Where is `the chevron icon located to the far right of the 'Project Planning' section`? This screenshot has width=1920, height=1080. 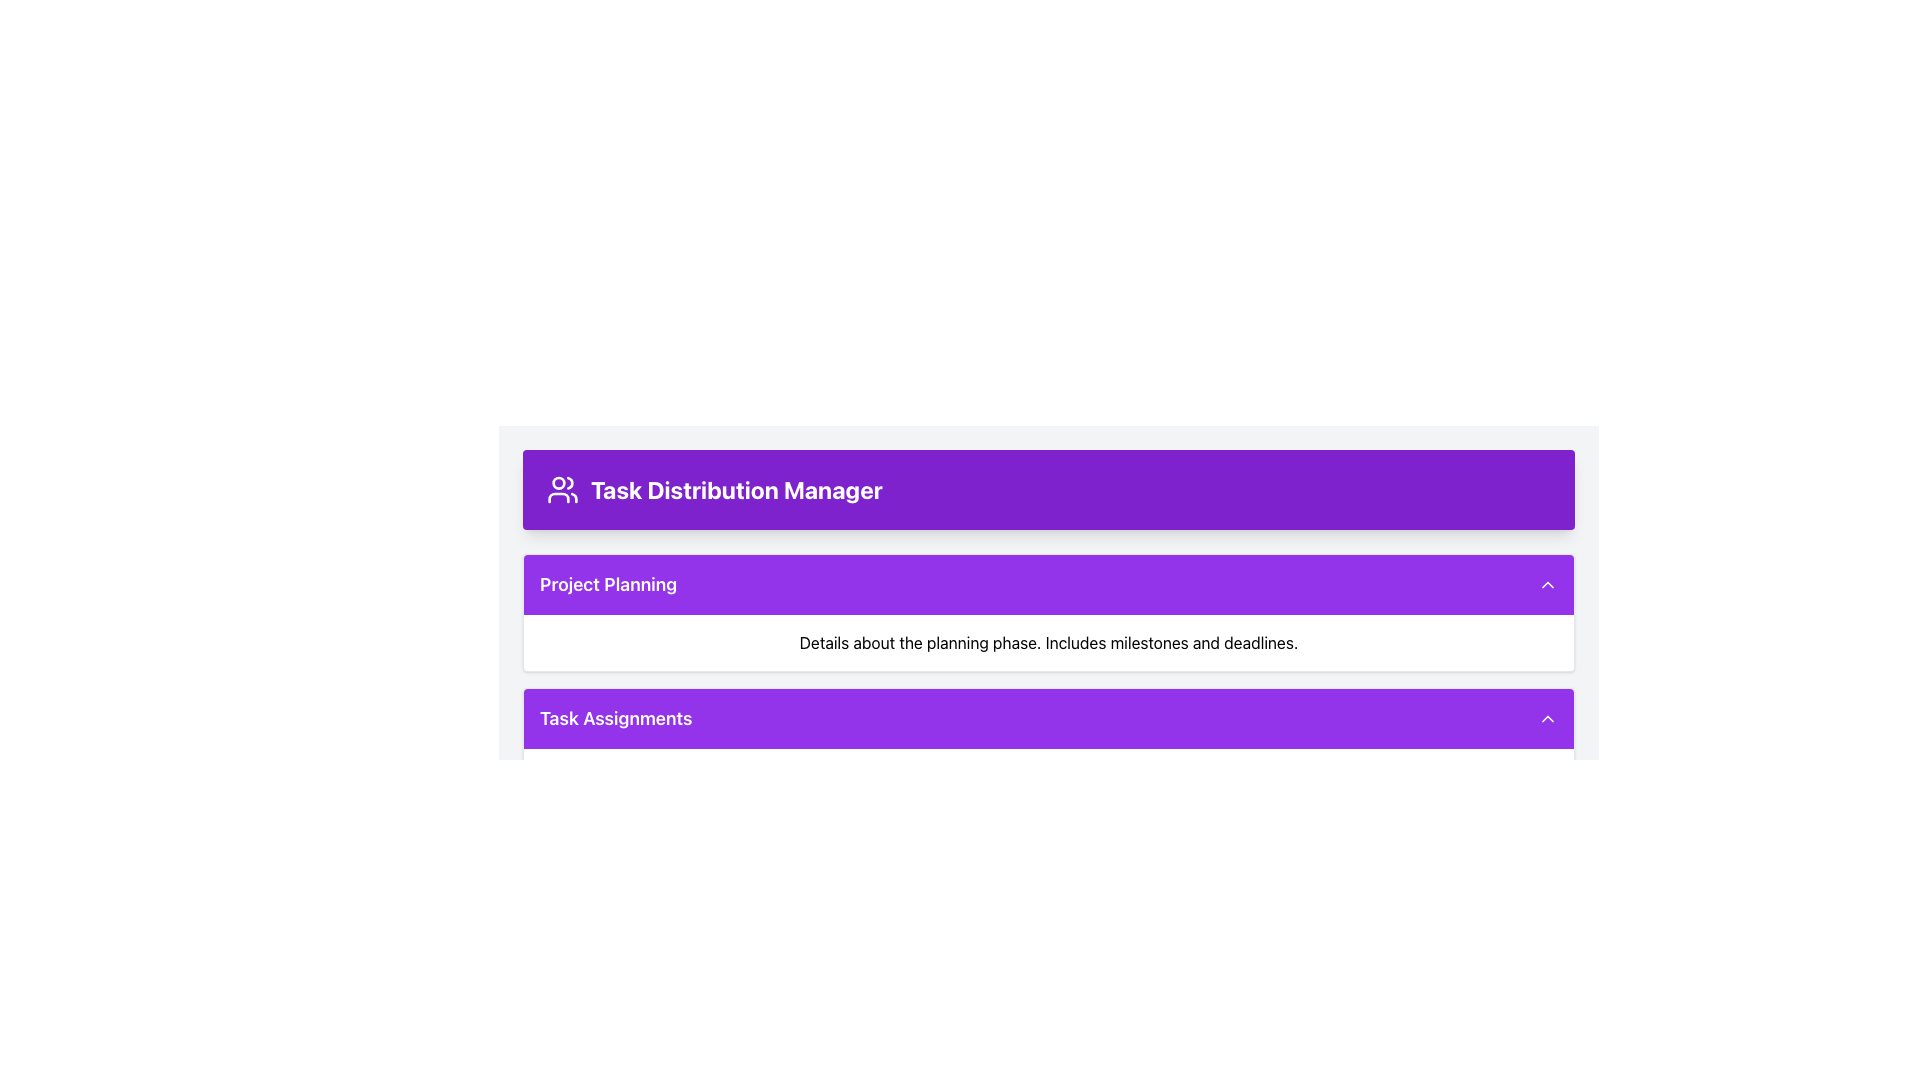
the chevron icon located to the far right of the 'Project Planning' section is located at coordinates (1547, 585).